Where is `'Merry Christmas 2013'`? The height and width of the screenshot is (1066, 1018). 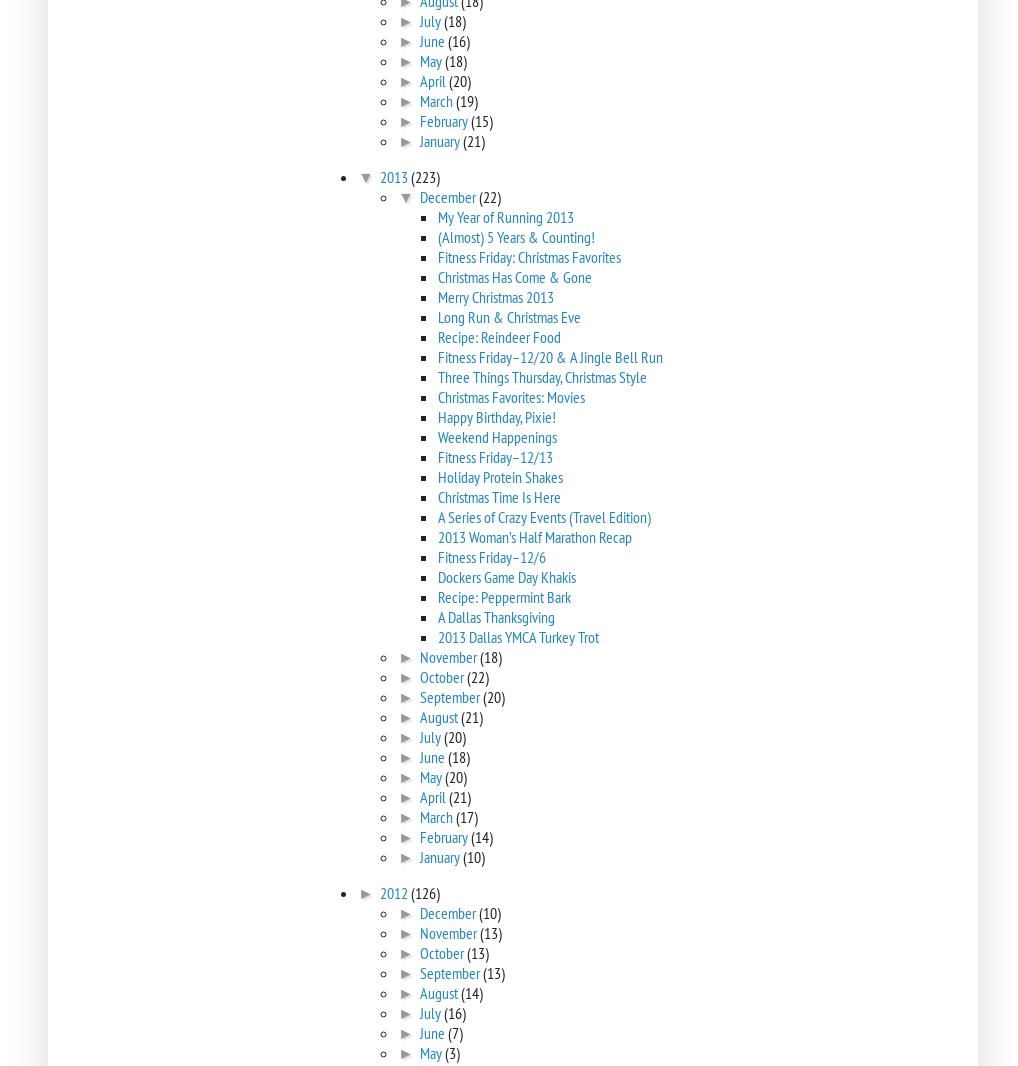 'Merry Christmas 2013' is located at coordinates (495, 296).